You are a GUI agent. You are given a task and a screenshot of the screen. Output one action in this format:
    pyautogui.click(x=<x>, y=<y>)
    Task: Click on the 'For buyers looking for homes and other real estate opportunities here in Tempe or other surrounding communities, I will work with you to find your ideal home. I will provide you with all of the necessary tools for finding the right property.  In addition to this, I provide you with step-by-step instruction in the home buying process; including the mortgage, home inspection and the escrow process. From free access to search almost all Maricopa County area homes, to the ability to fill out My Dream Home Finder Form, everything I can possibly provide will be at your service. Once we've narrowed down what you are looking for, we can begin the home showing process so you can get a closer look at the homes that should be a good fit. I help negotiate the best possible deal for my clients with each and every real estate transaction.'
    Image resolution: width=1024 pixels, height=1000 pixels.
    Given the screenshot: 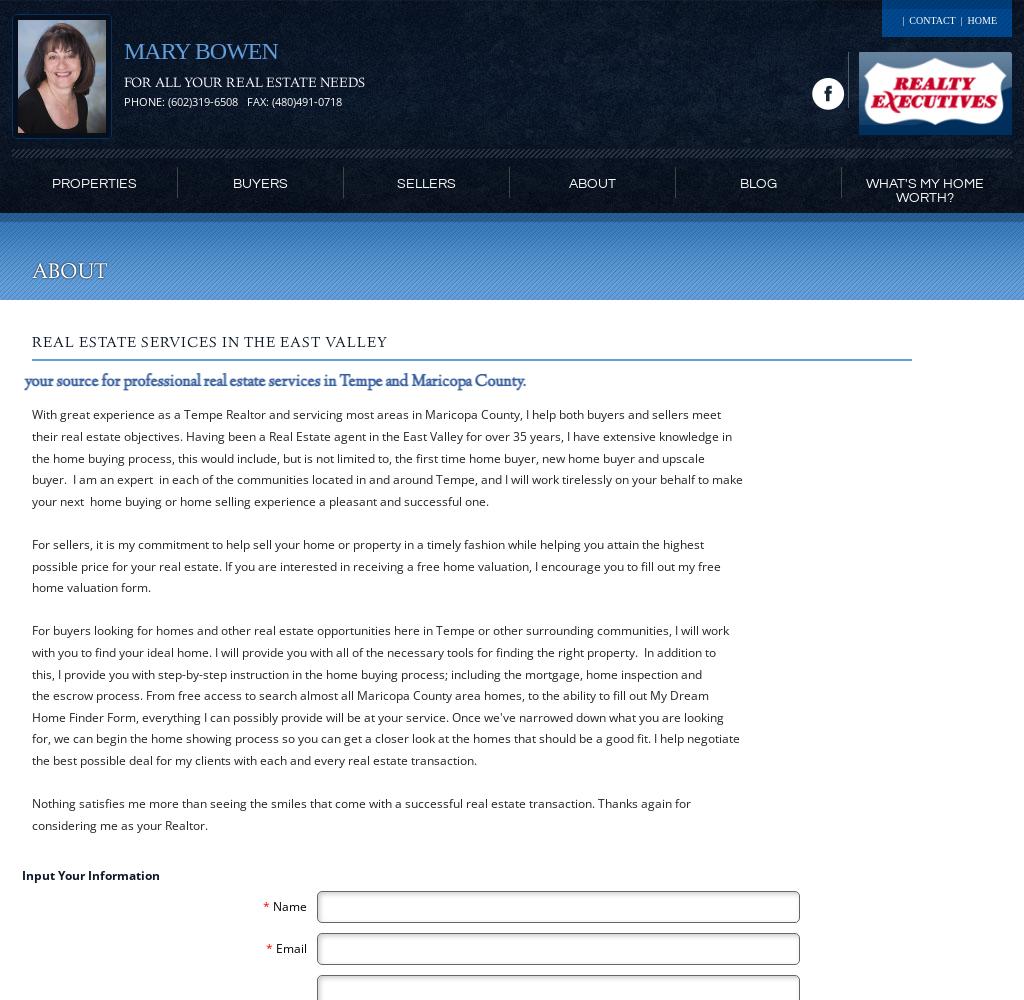 What is the action you would take?
    pyautogui.click(x=385, y=694)
    